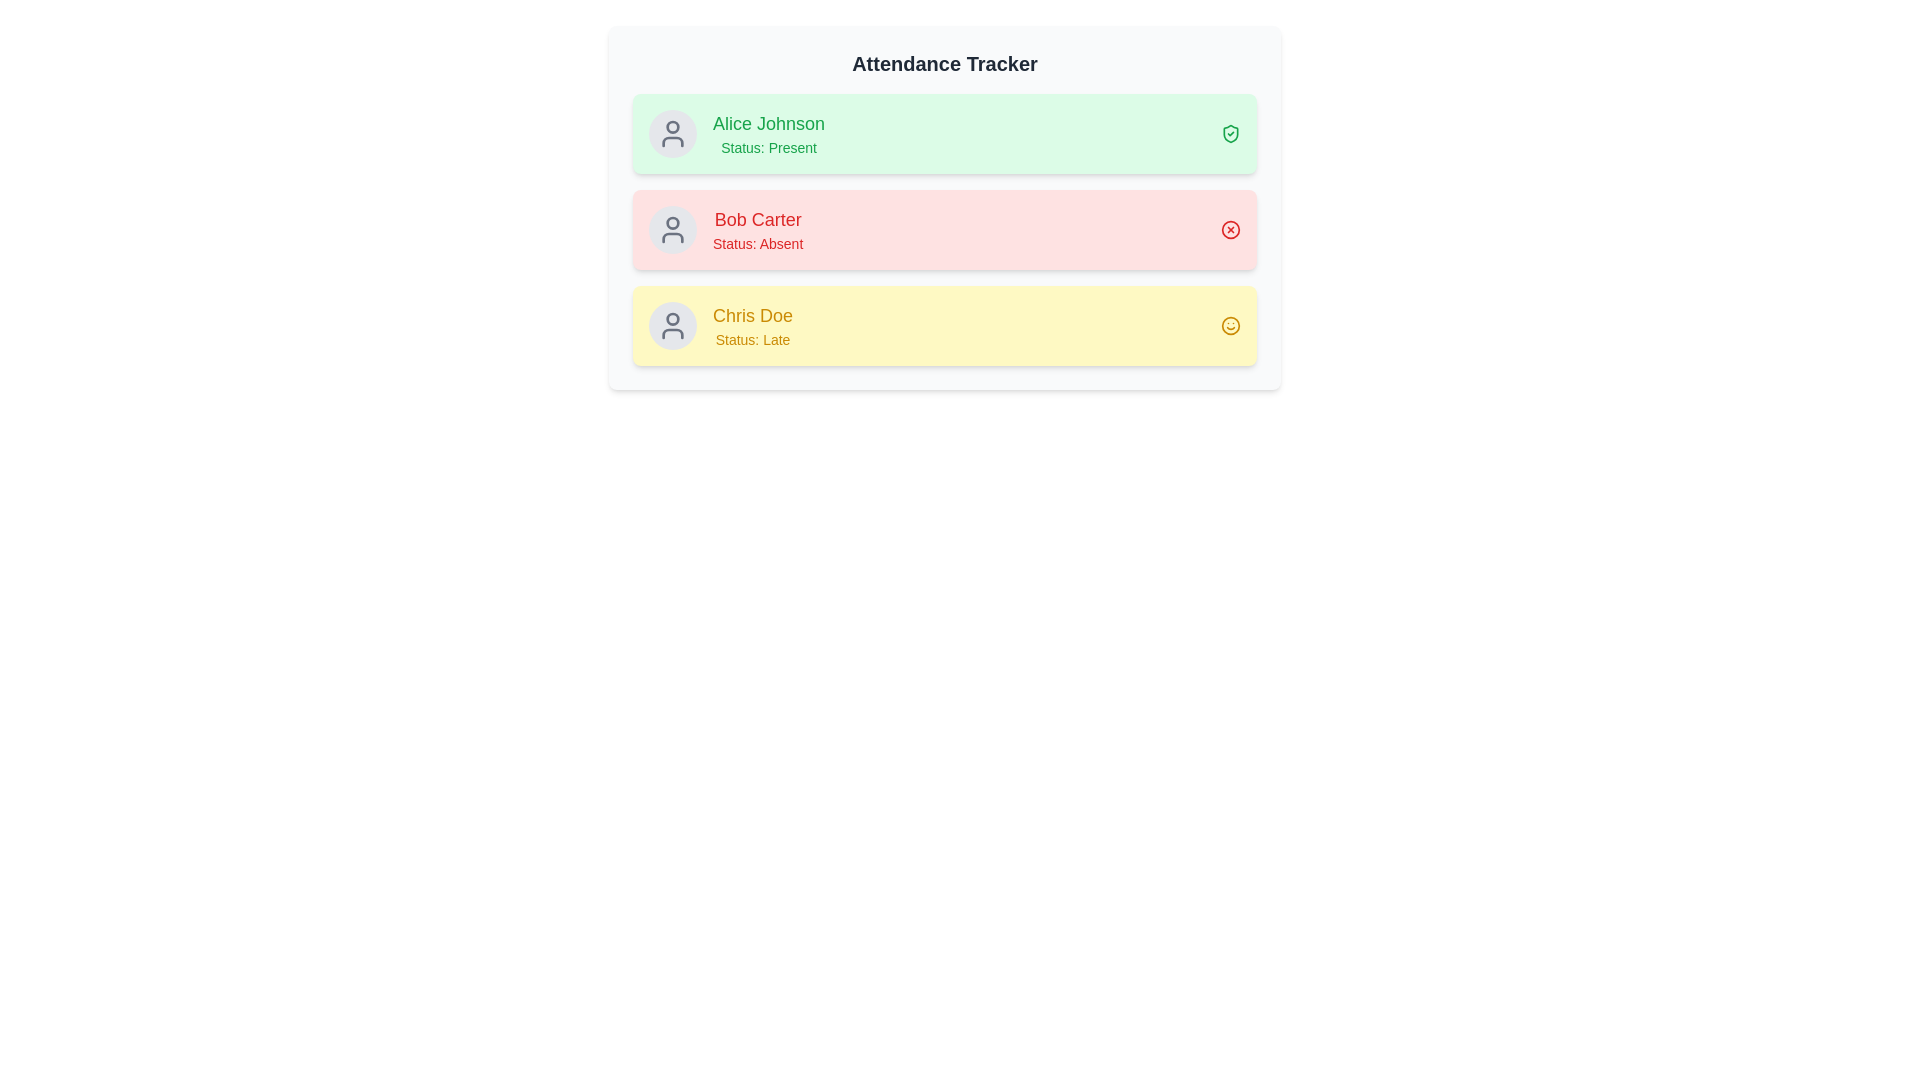  I want to click on displayed information from the Text label indicating the current status of the associated individual, located below 'Chris Doe' in the Attendance Tracker interface, so click(752, 338).